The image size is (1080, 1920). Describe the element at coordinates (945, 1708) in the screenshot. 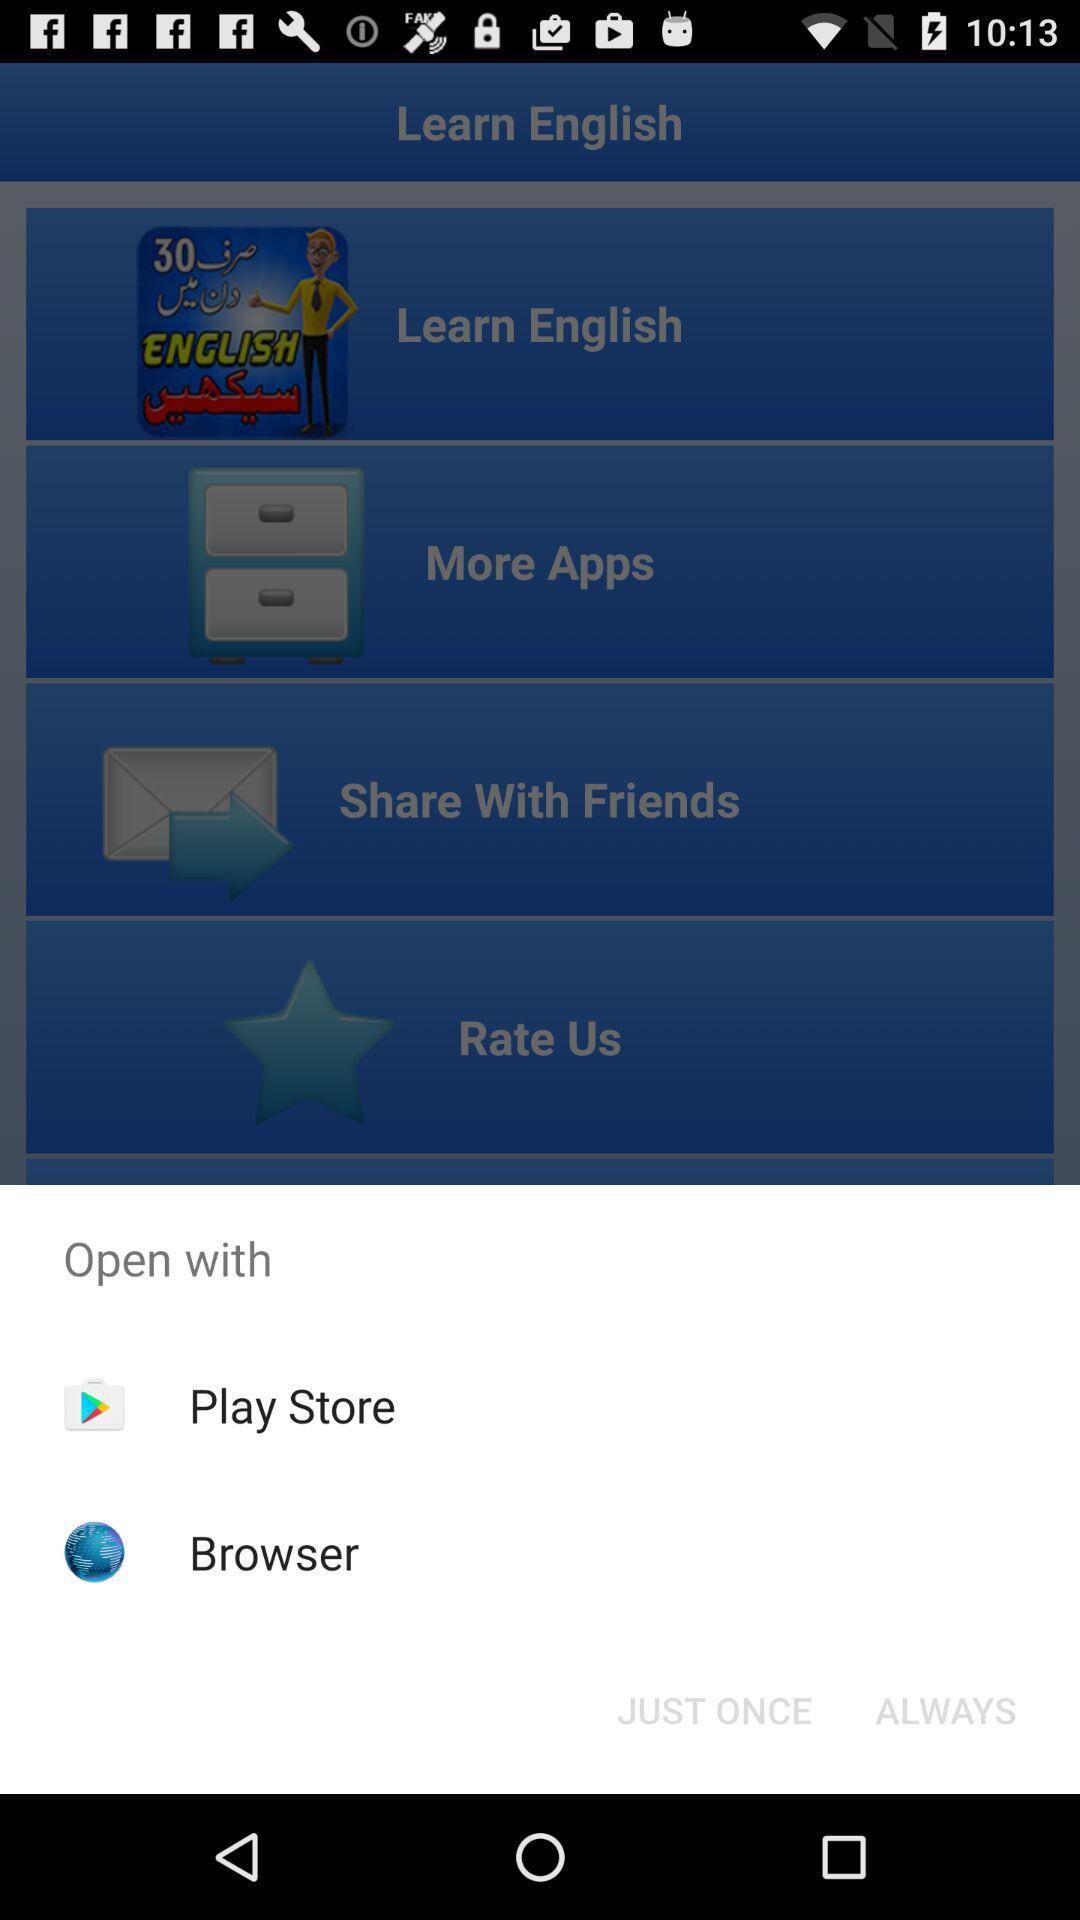

I see `button to the right of just once` at that location.